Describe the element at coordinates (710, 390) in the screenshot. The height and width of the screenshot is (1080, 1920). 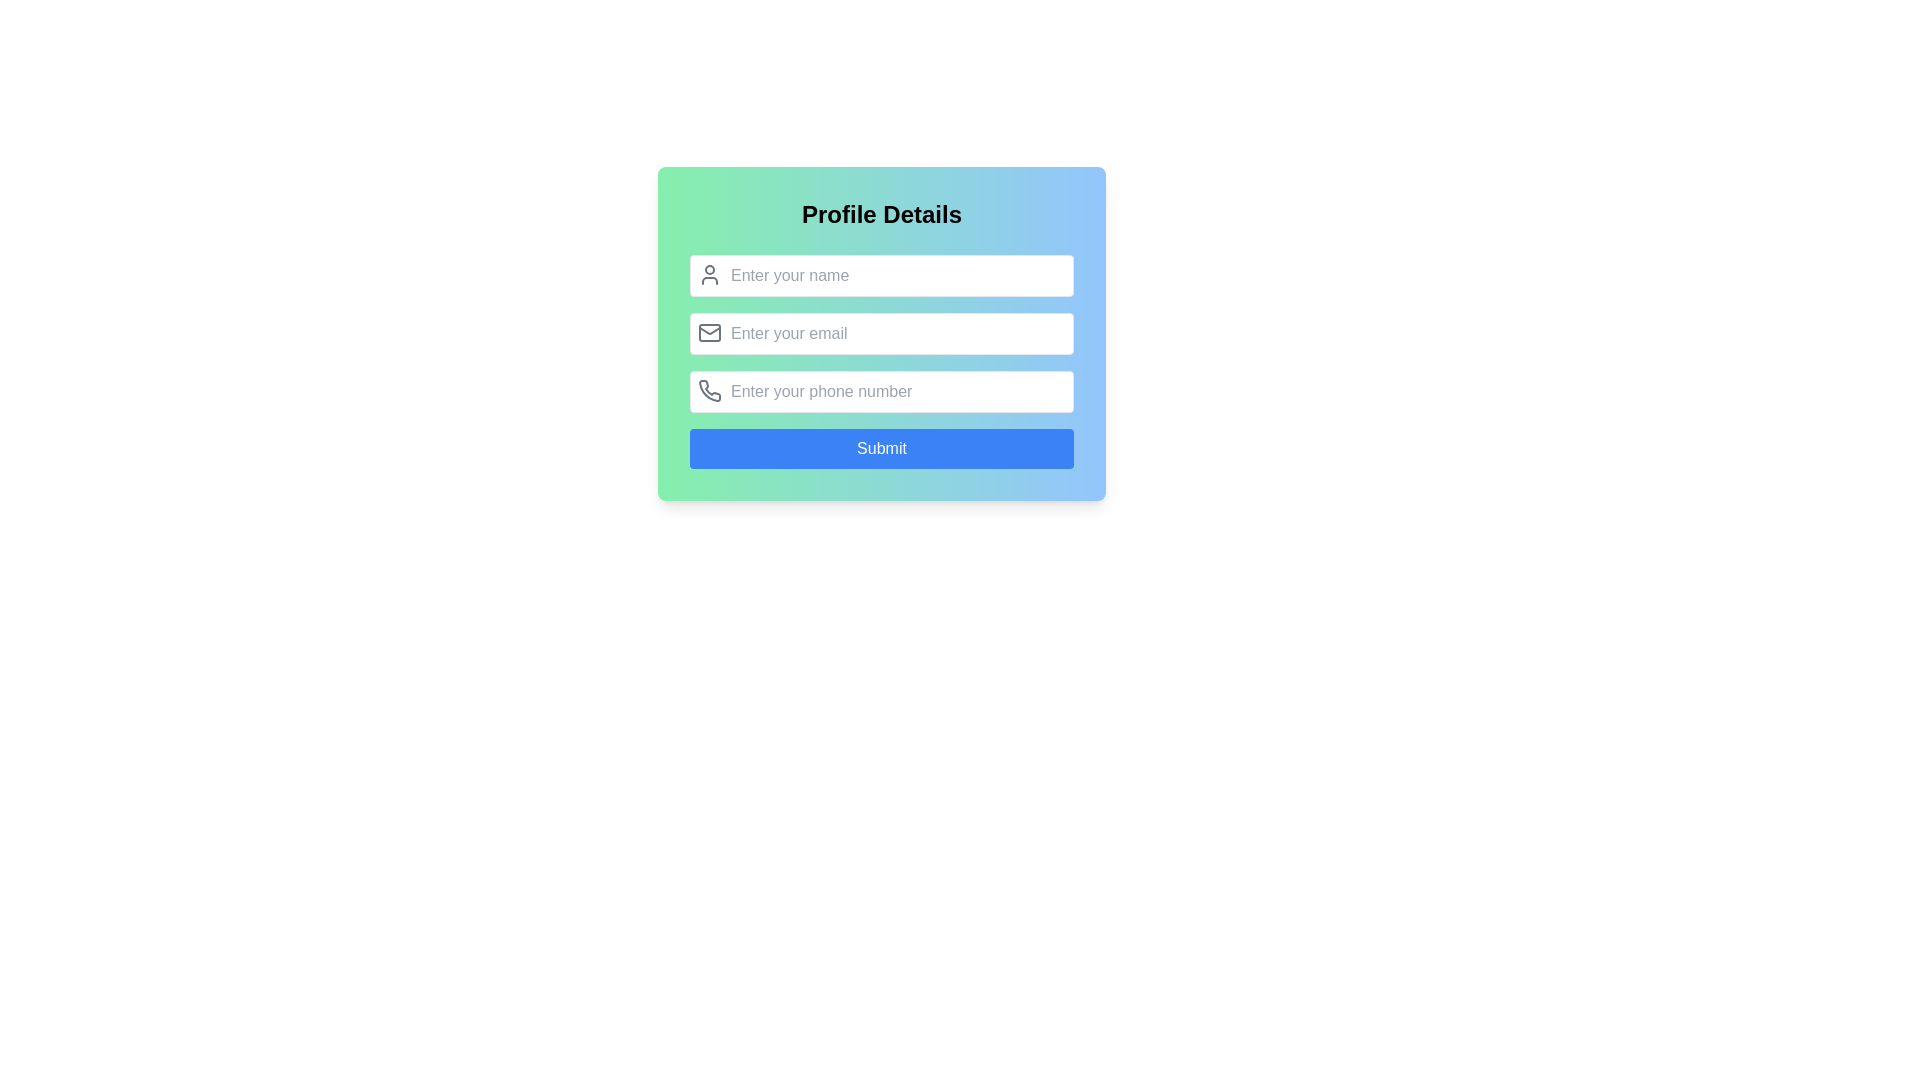
I see `the phone receiver icon, which is drawn in a circular contour style with a gray stroke` at that location.